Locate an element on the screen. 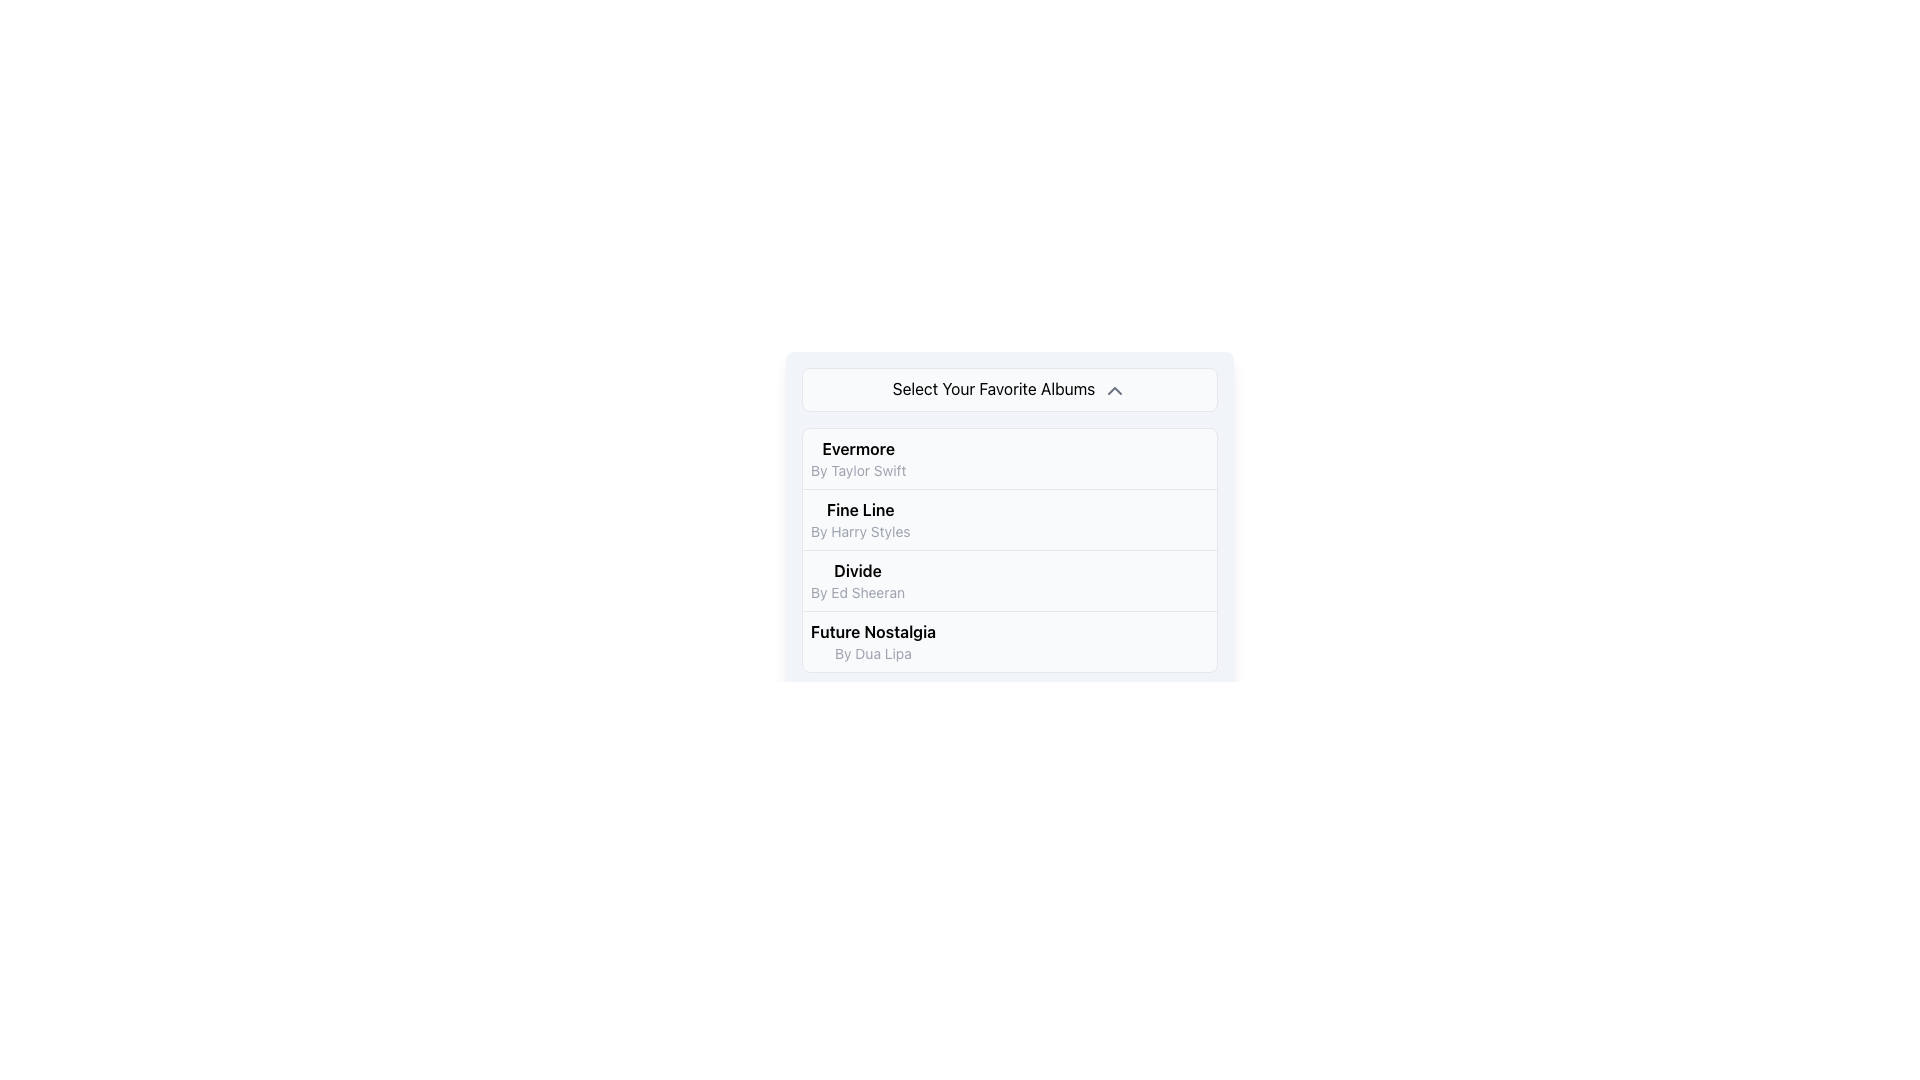 The image size is (1920, 1080). the text label displaying 'Divide' in bold font to initiate an action related to the album 'Divide' by Ed Sheeran is located at coordinates (858, 570).